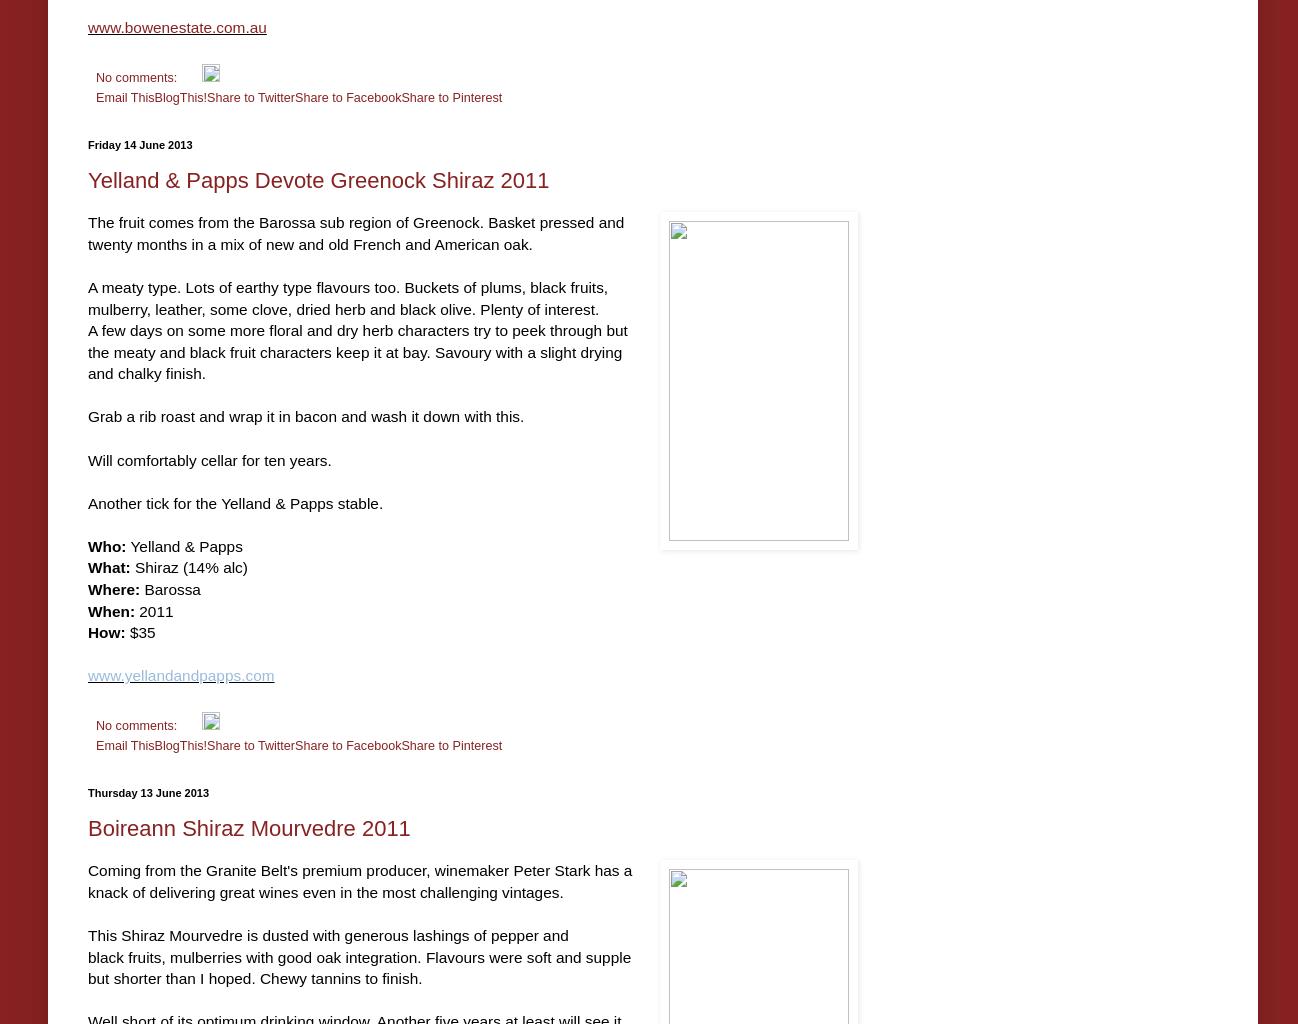  Describe the element at coordinates (248, 826) in the screenshot. I see `'Boireann Shiraz Mourvedre 2011'` at that location.